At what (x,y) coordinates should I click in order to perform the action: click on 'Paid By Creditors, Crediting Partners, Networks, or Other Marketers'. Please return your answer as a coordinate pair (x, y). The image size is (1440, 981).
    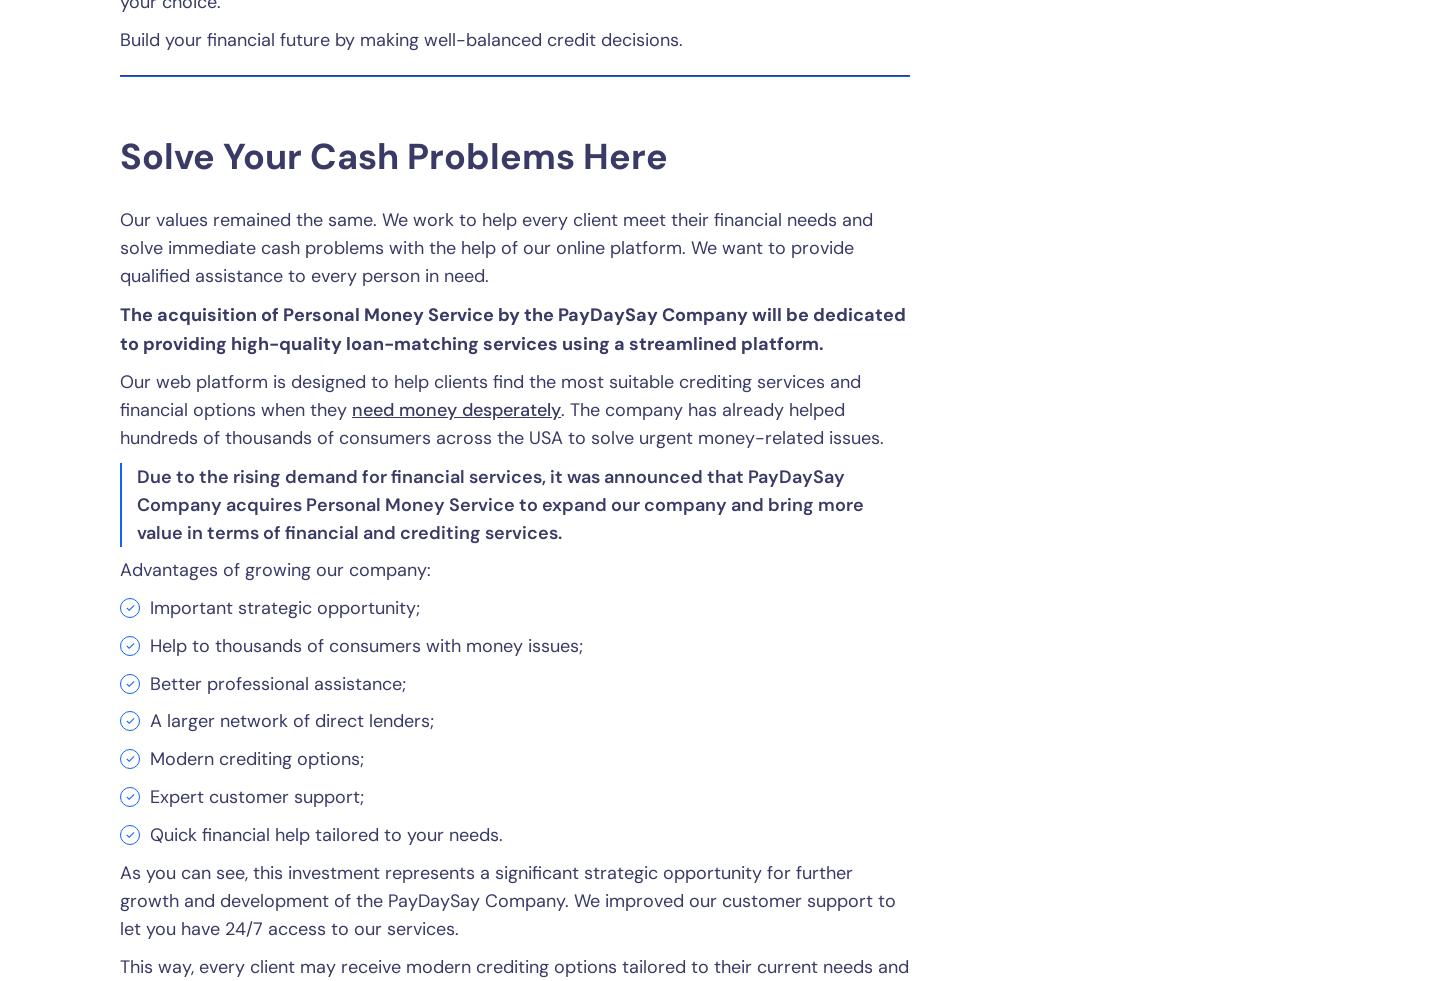
    Looking at the image, I should click on (414, 337).